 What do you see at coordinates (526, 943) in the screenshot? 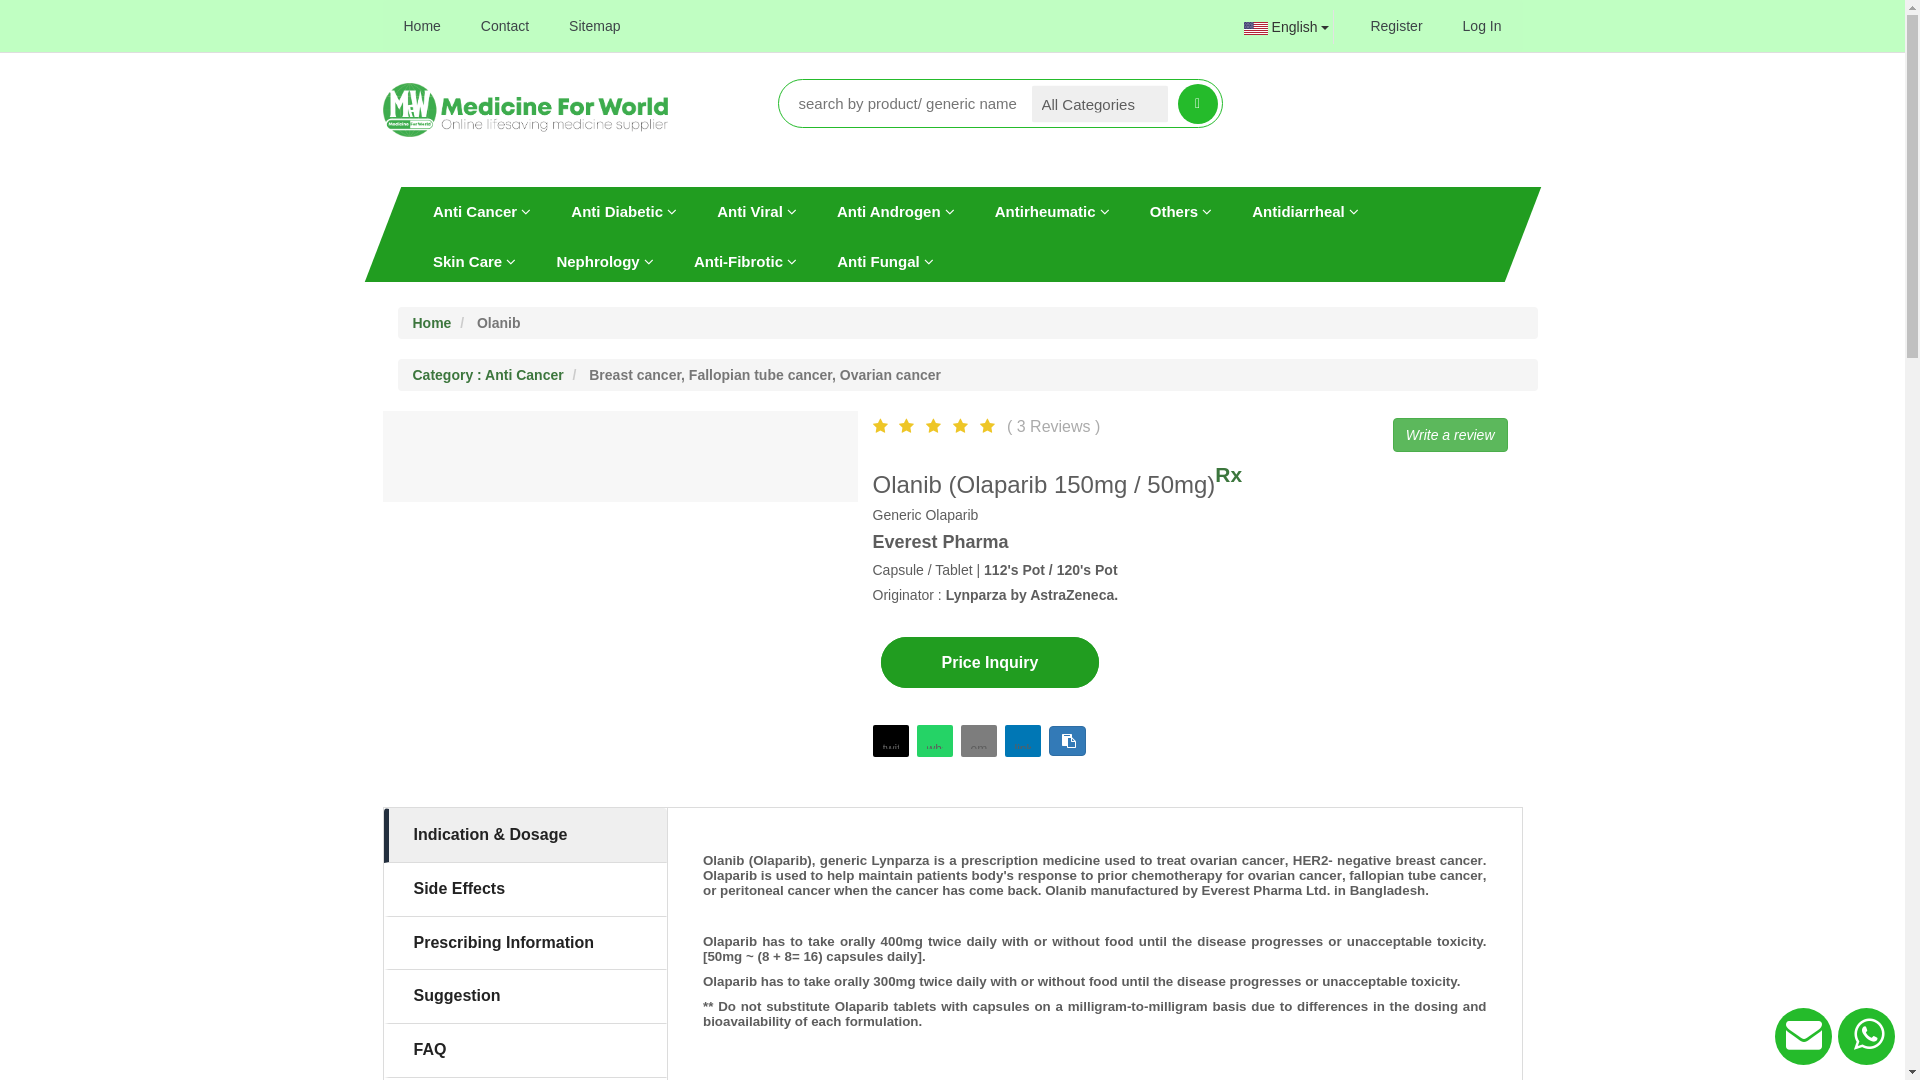
I see `'Prescribing Information'` at bounding box center [526, 943].